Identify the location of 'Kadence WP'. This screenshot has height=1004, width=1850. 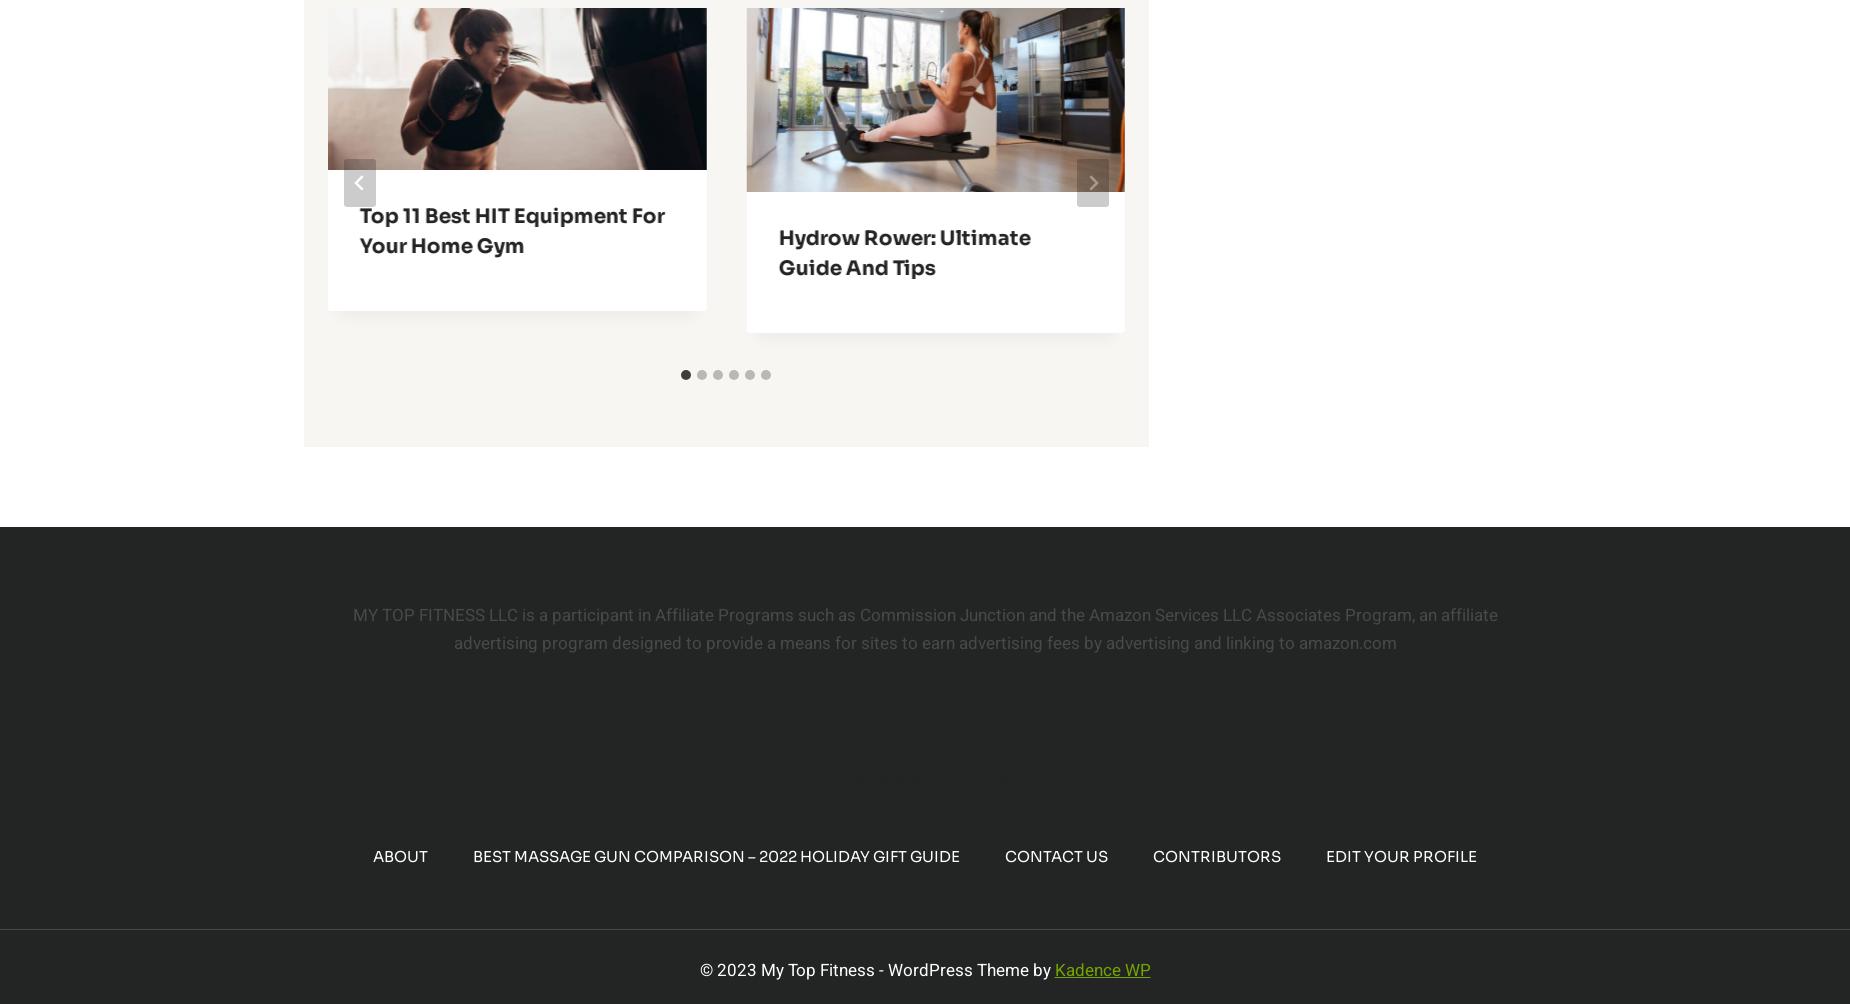
(1101, 968).